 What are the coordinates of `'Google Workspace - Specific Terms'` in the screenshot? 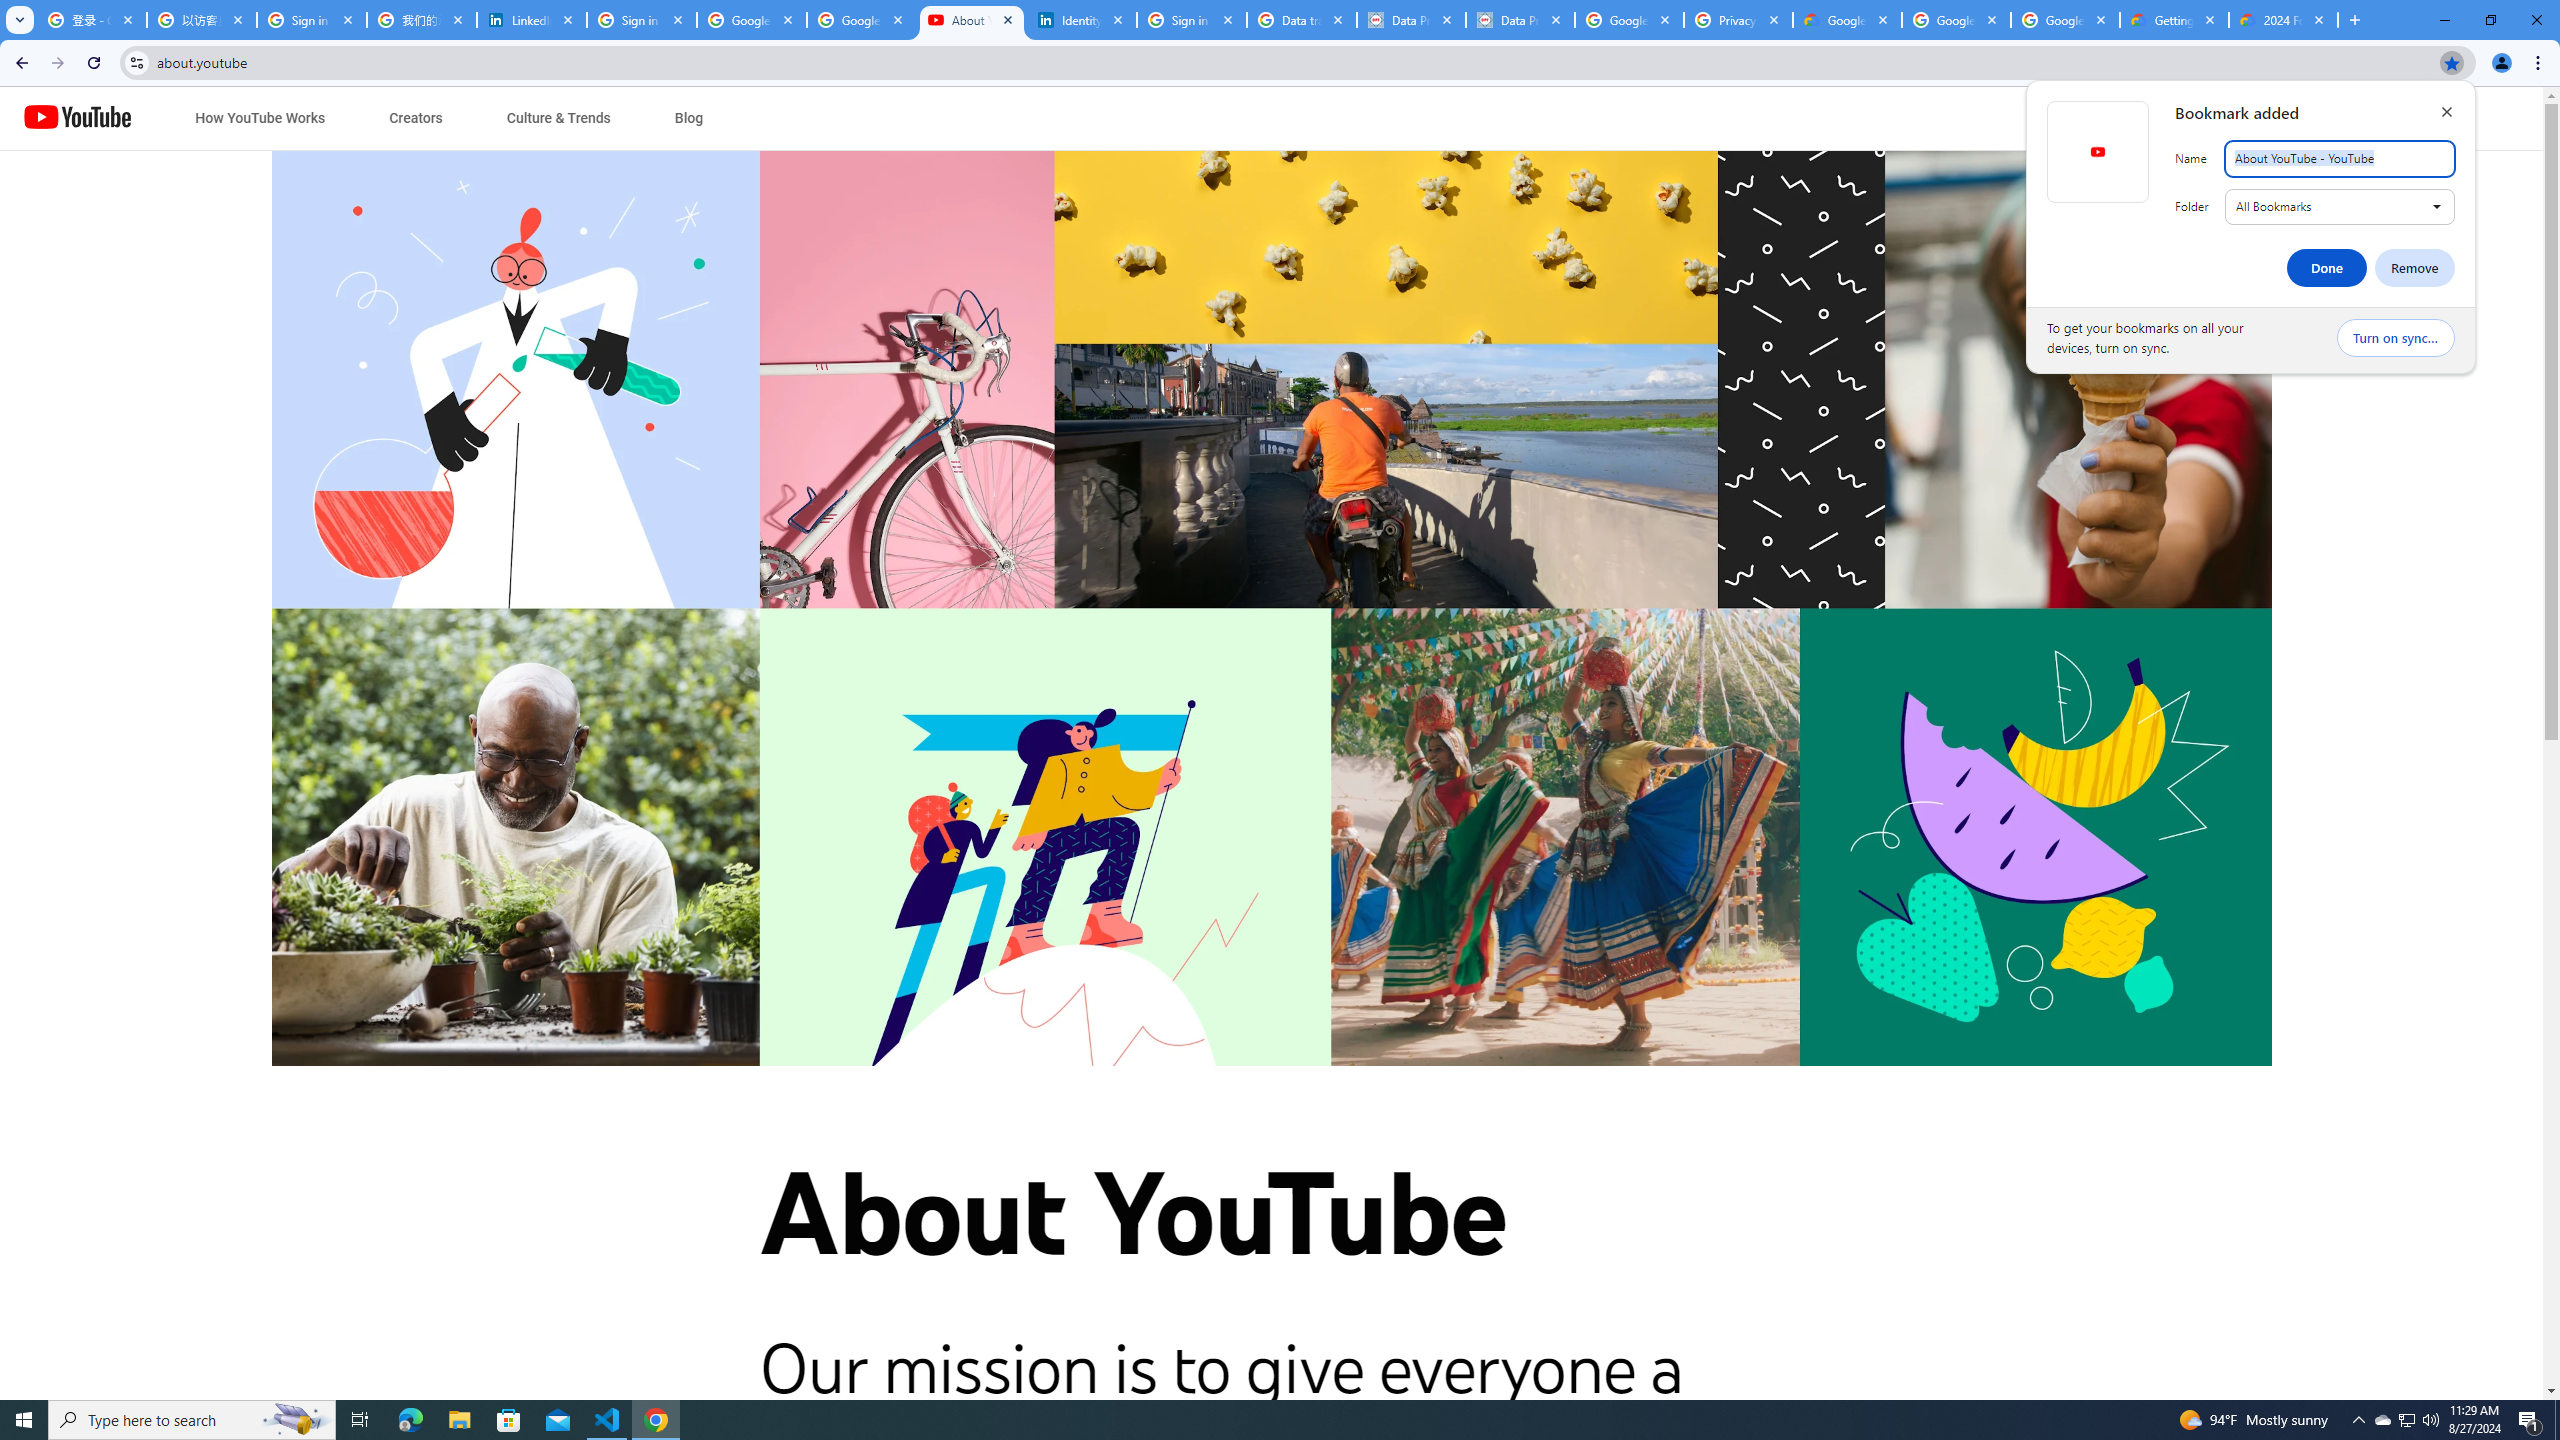 It's located at (2064, 19).